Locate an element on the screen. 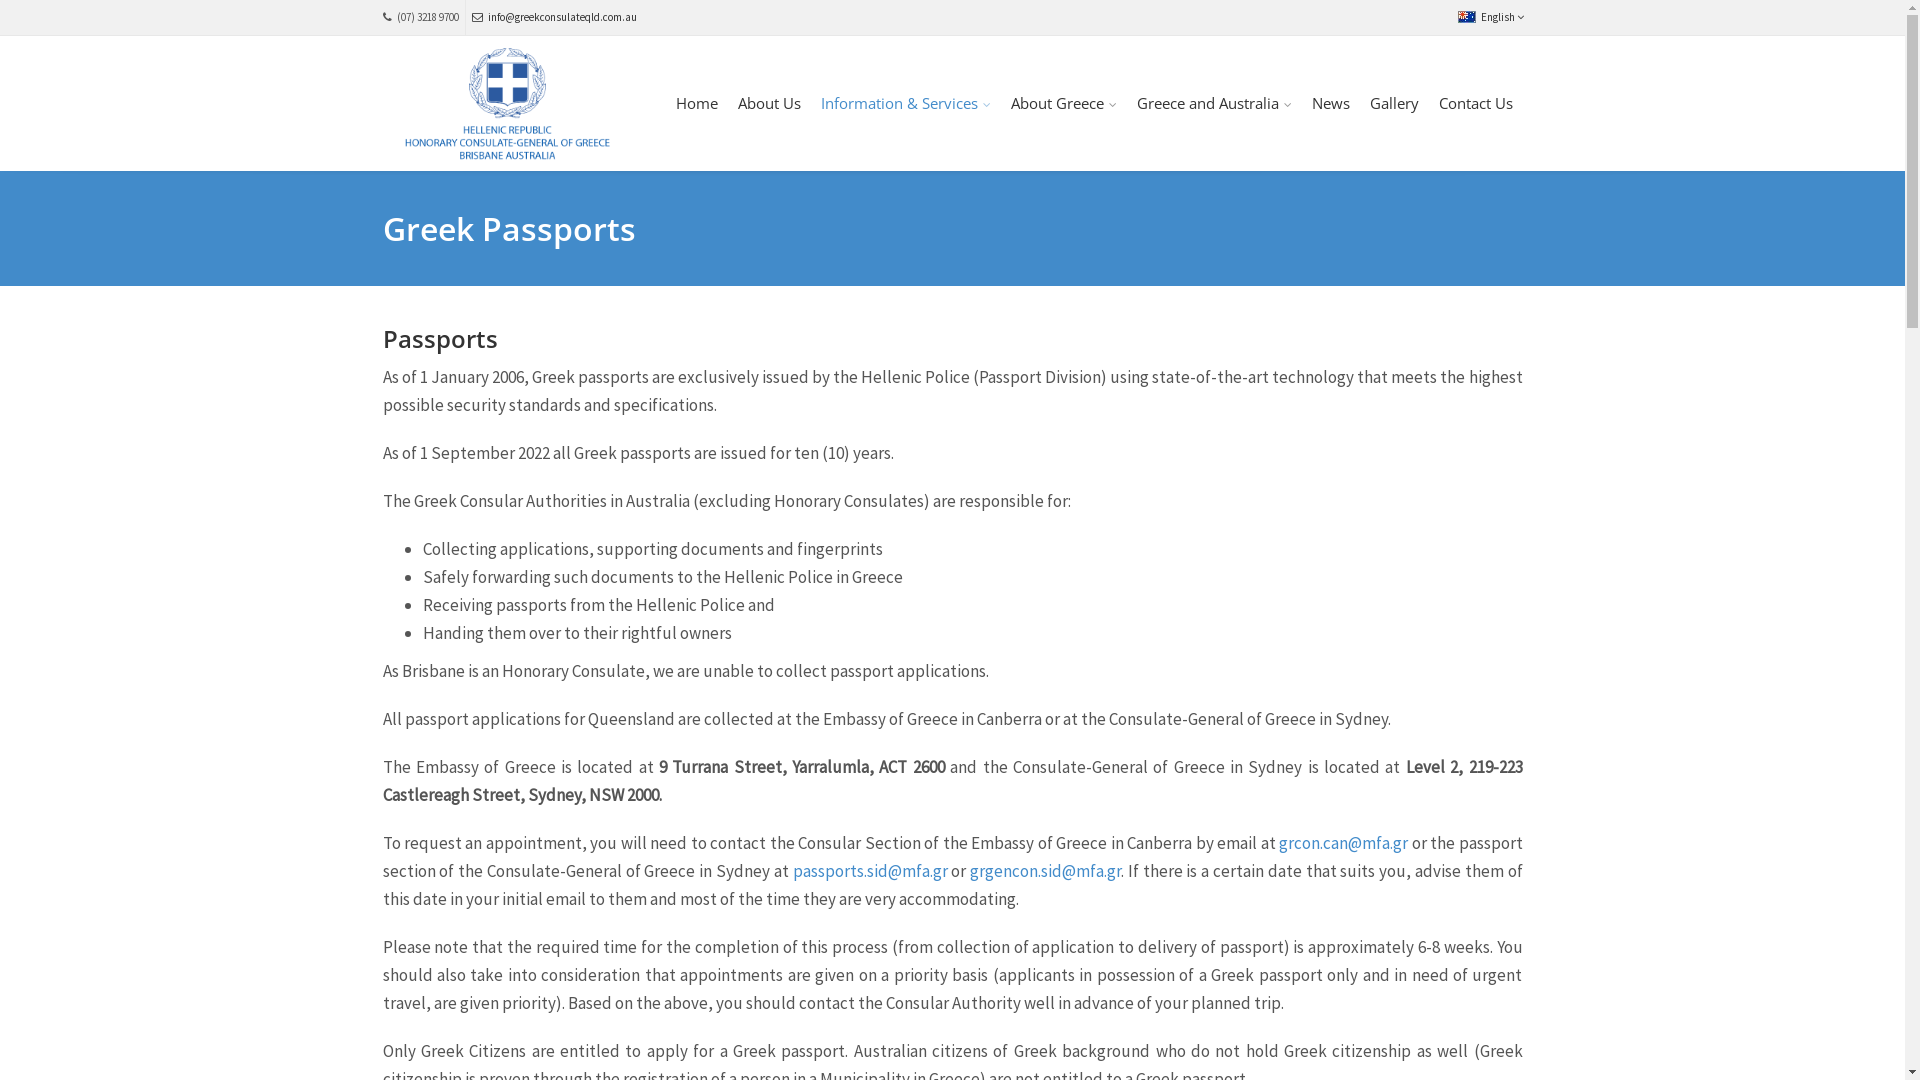 This screenshot has height=1080, width=1920. 'info@greekconsulateqld.com.au' is located at coordinates (554, 17).